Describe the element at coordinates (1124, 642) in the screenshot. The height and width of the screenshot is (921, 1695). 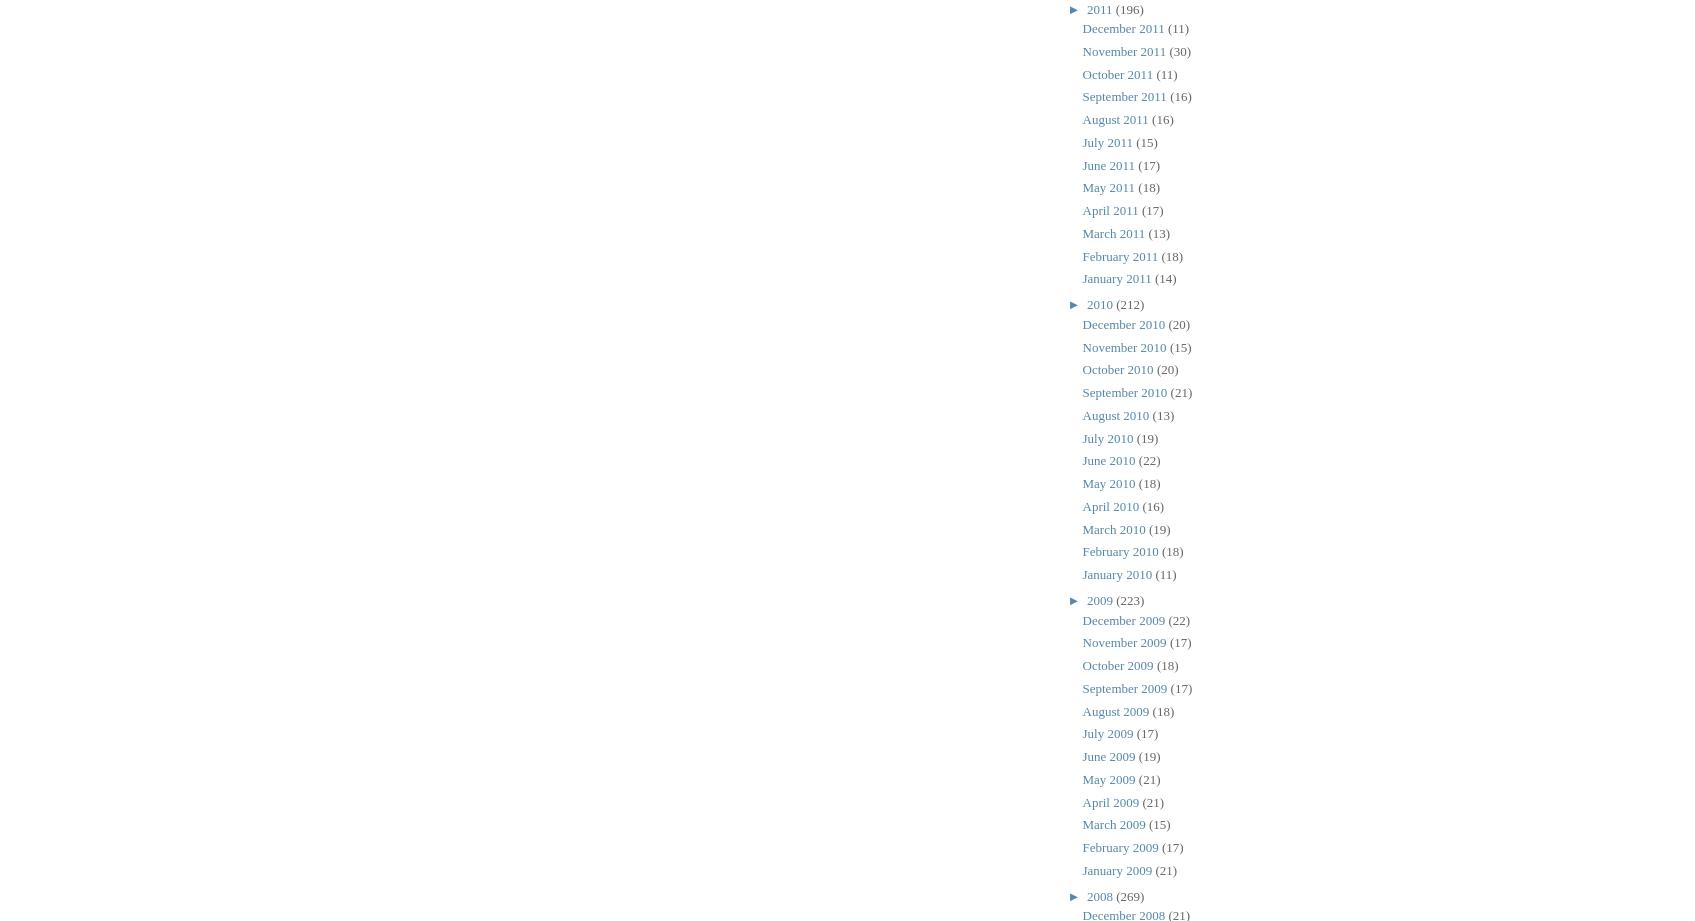
I see `'November 2009'` at that location.